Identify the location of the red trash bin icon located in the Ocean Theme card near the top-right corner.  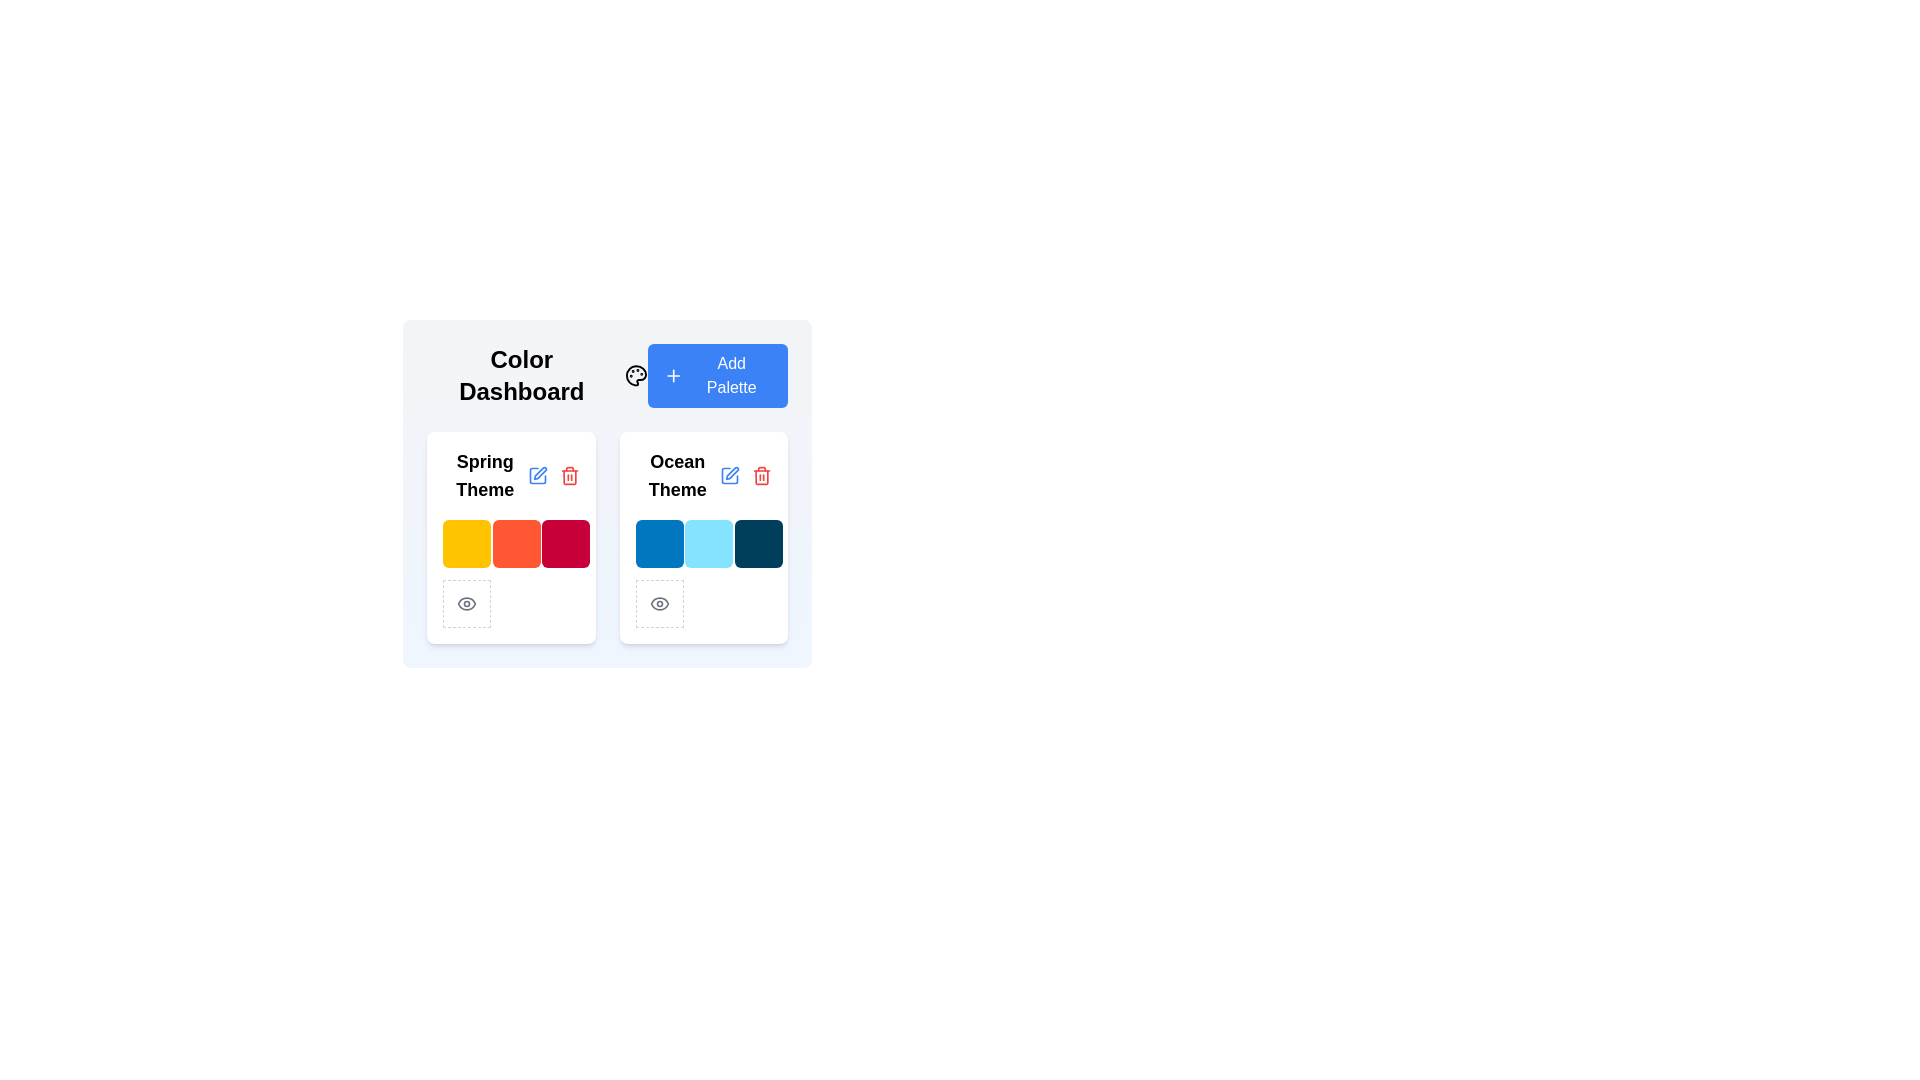
(744, 475).